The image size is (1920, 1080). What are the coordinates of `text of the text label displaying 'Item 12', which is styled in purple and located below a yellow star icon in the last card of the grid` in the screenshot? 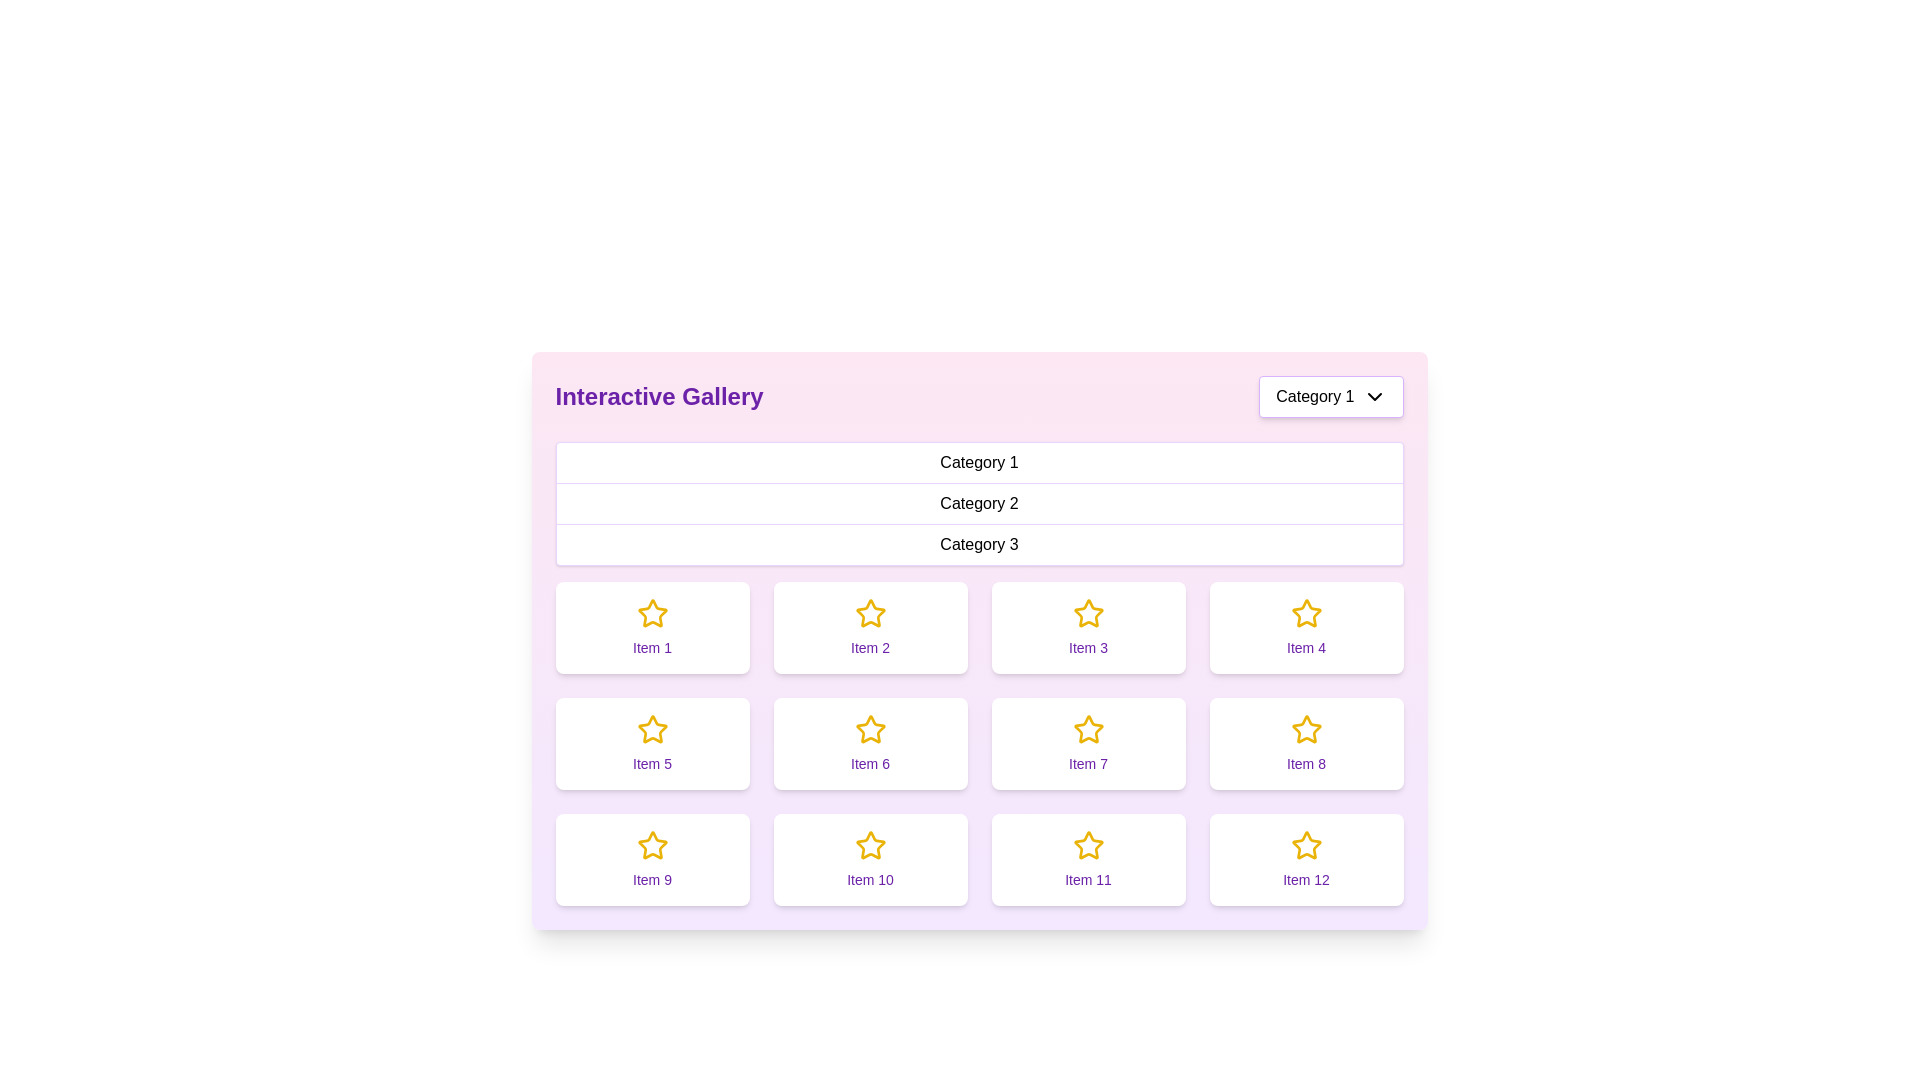 It's located at (1306, 878).